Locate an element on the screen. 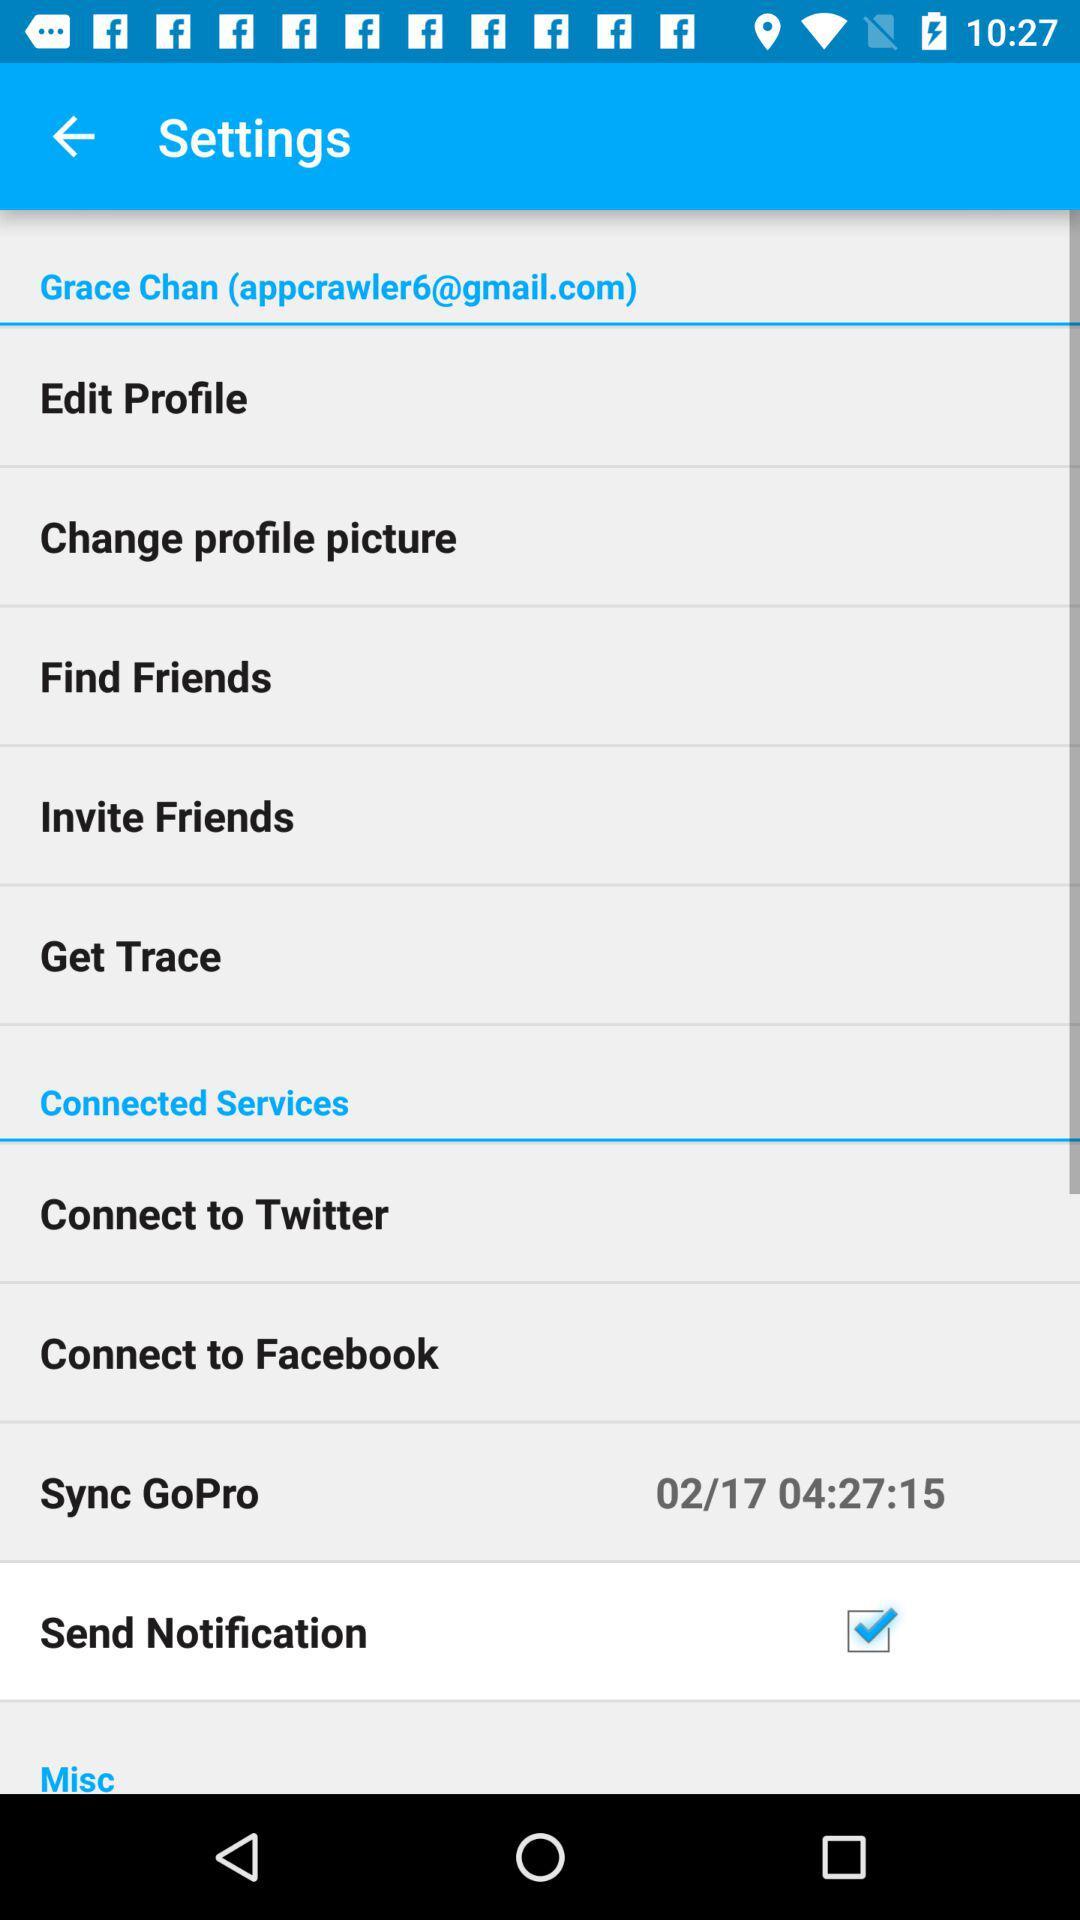 The image size is (1080, 1920). the item below grace chan appcrawler6 icon is located at coordinates (540, 324).